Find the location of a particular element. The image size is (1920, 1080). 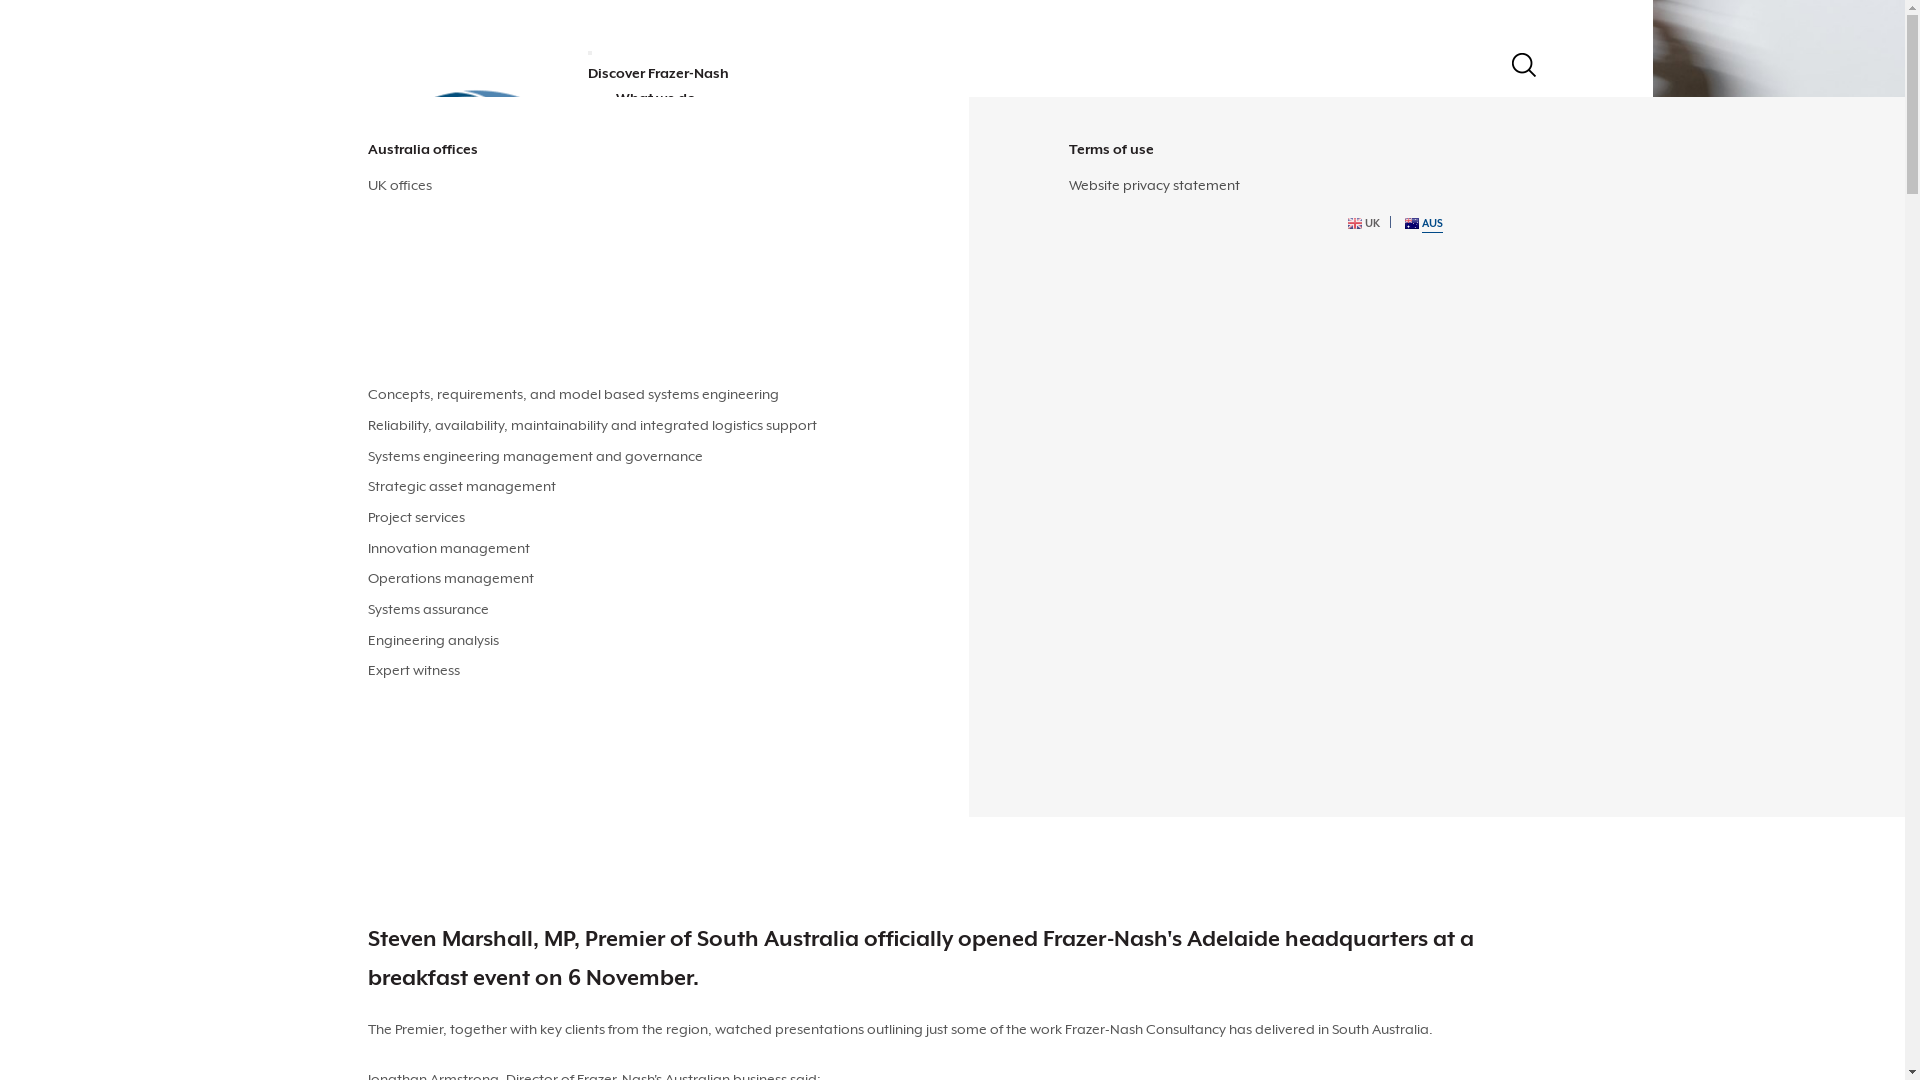

'UK' is located at coordinates (1335, 222).